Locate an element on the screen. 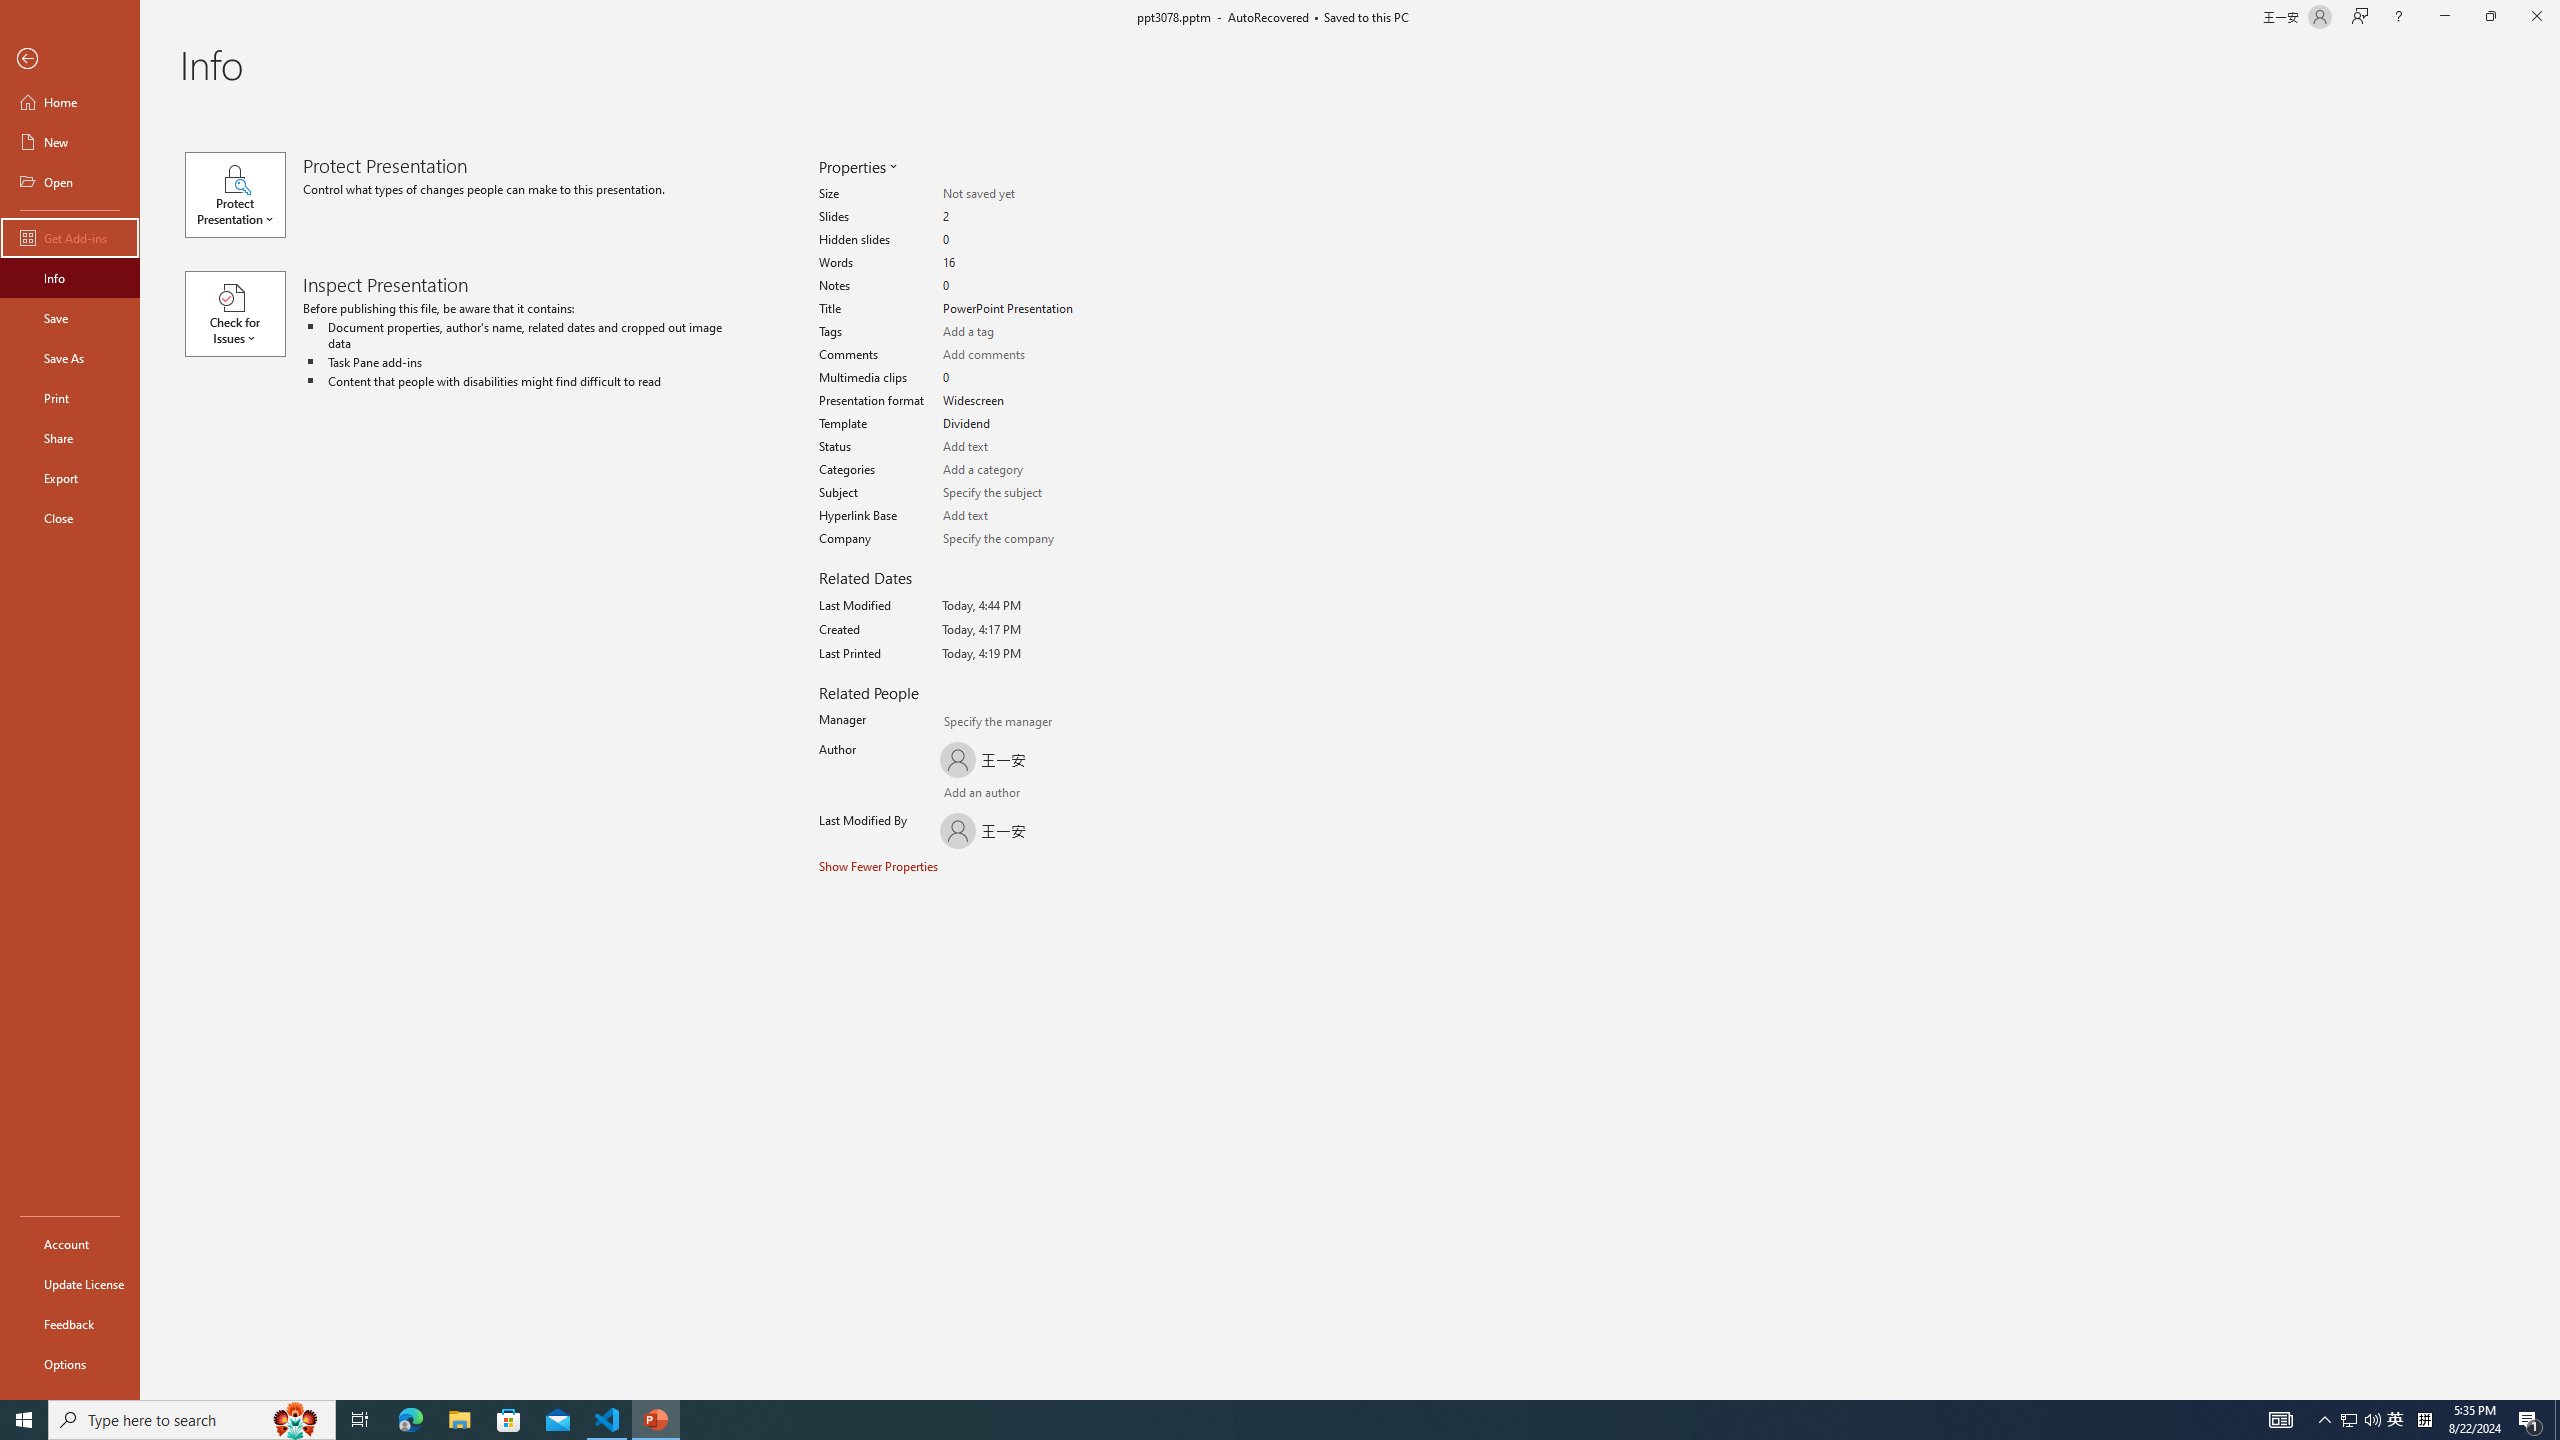 The width and height of the screenshot is (2560, 1440). 'Notes' is located at coordinates (1011, 286).